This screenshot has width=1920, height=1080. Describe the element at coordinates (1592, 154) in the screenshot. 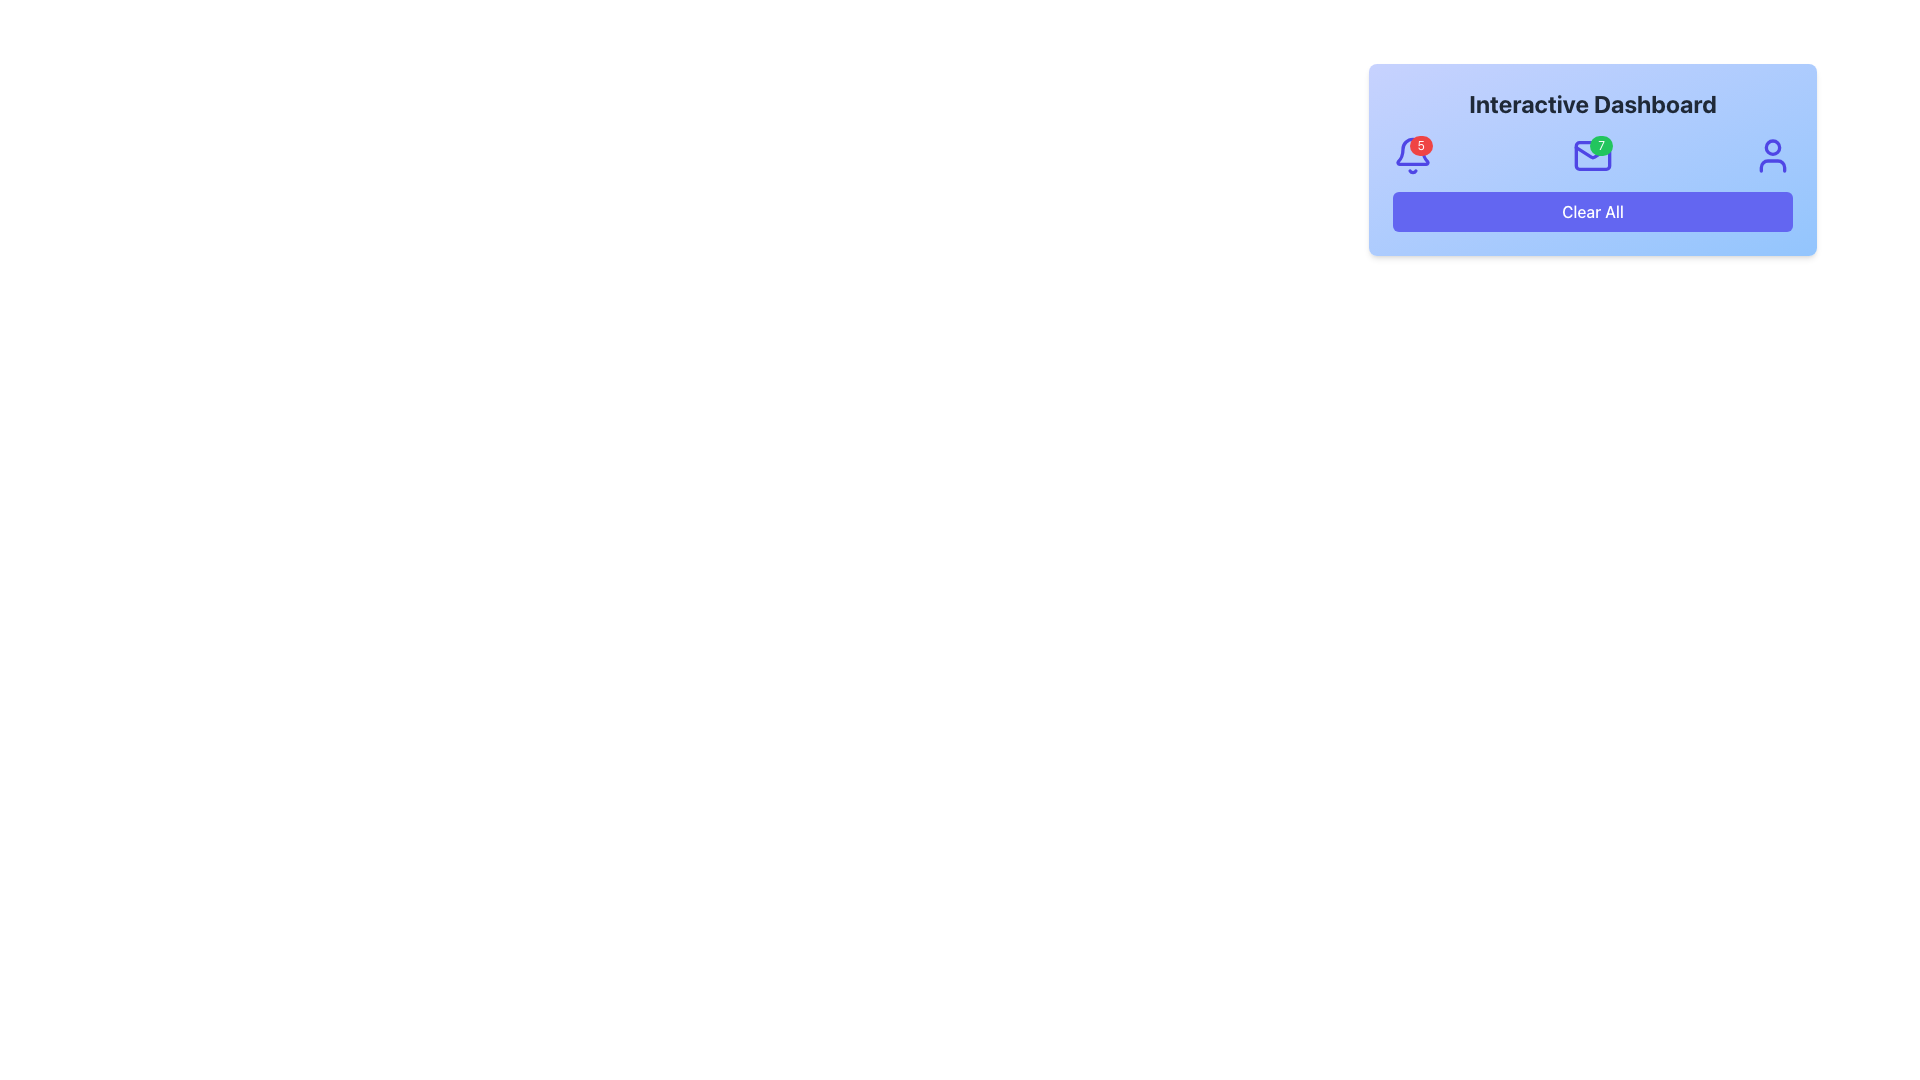

I see `the first Decorative SVG rectangle that represents the base of the envelope icon located at the center of the dashboard interface` at that location.